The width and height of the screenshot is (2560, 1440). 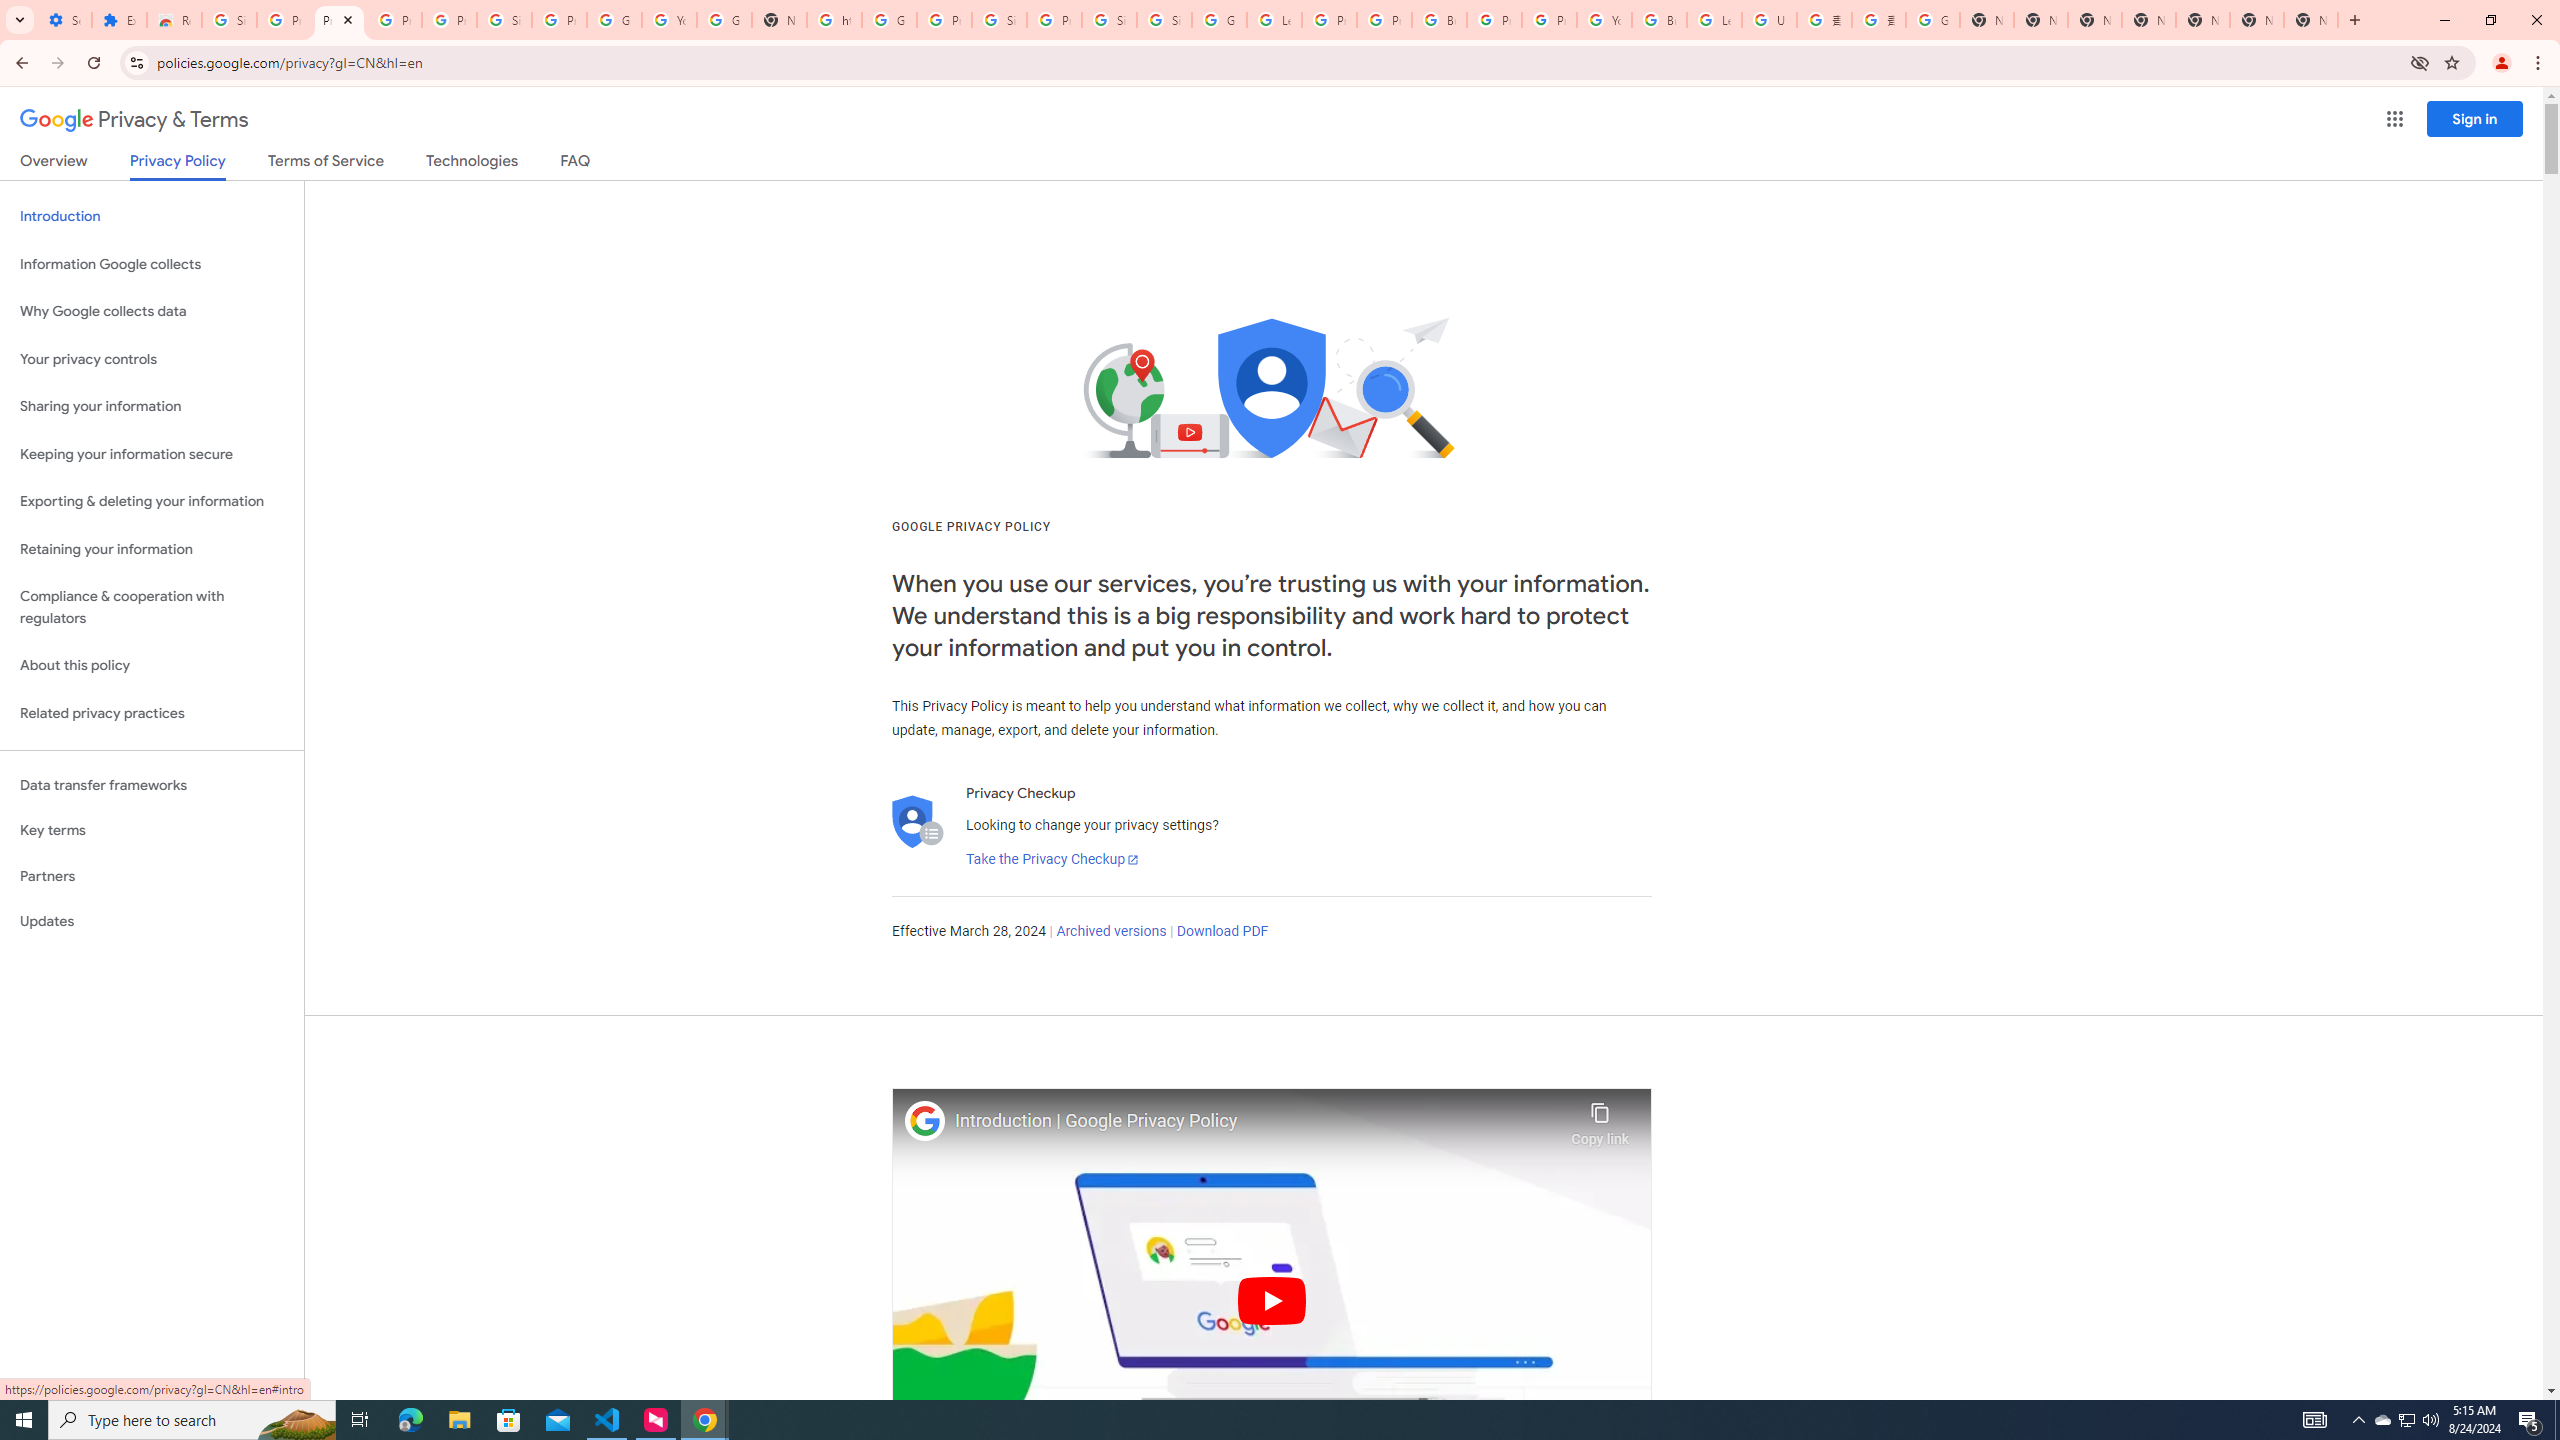 I want to click on 'Data transfer frameworks', so click(x=151, y=785).